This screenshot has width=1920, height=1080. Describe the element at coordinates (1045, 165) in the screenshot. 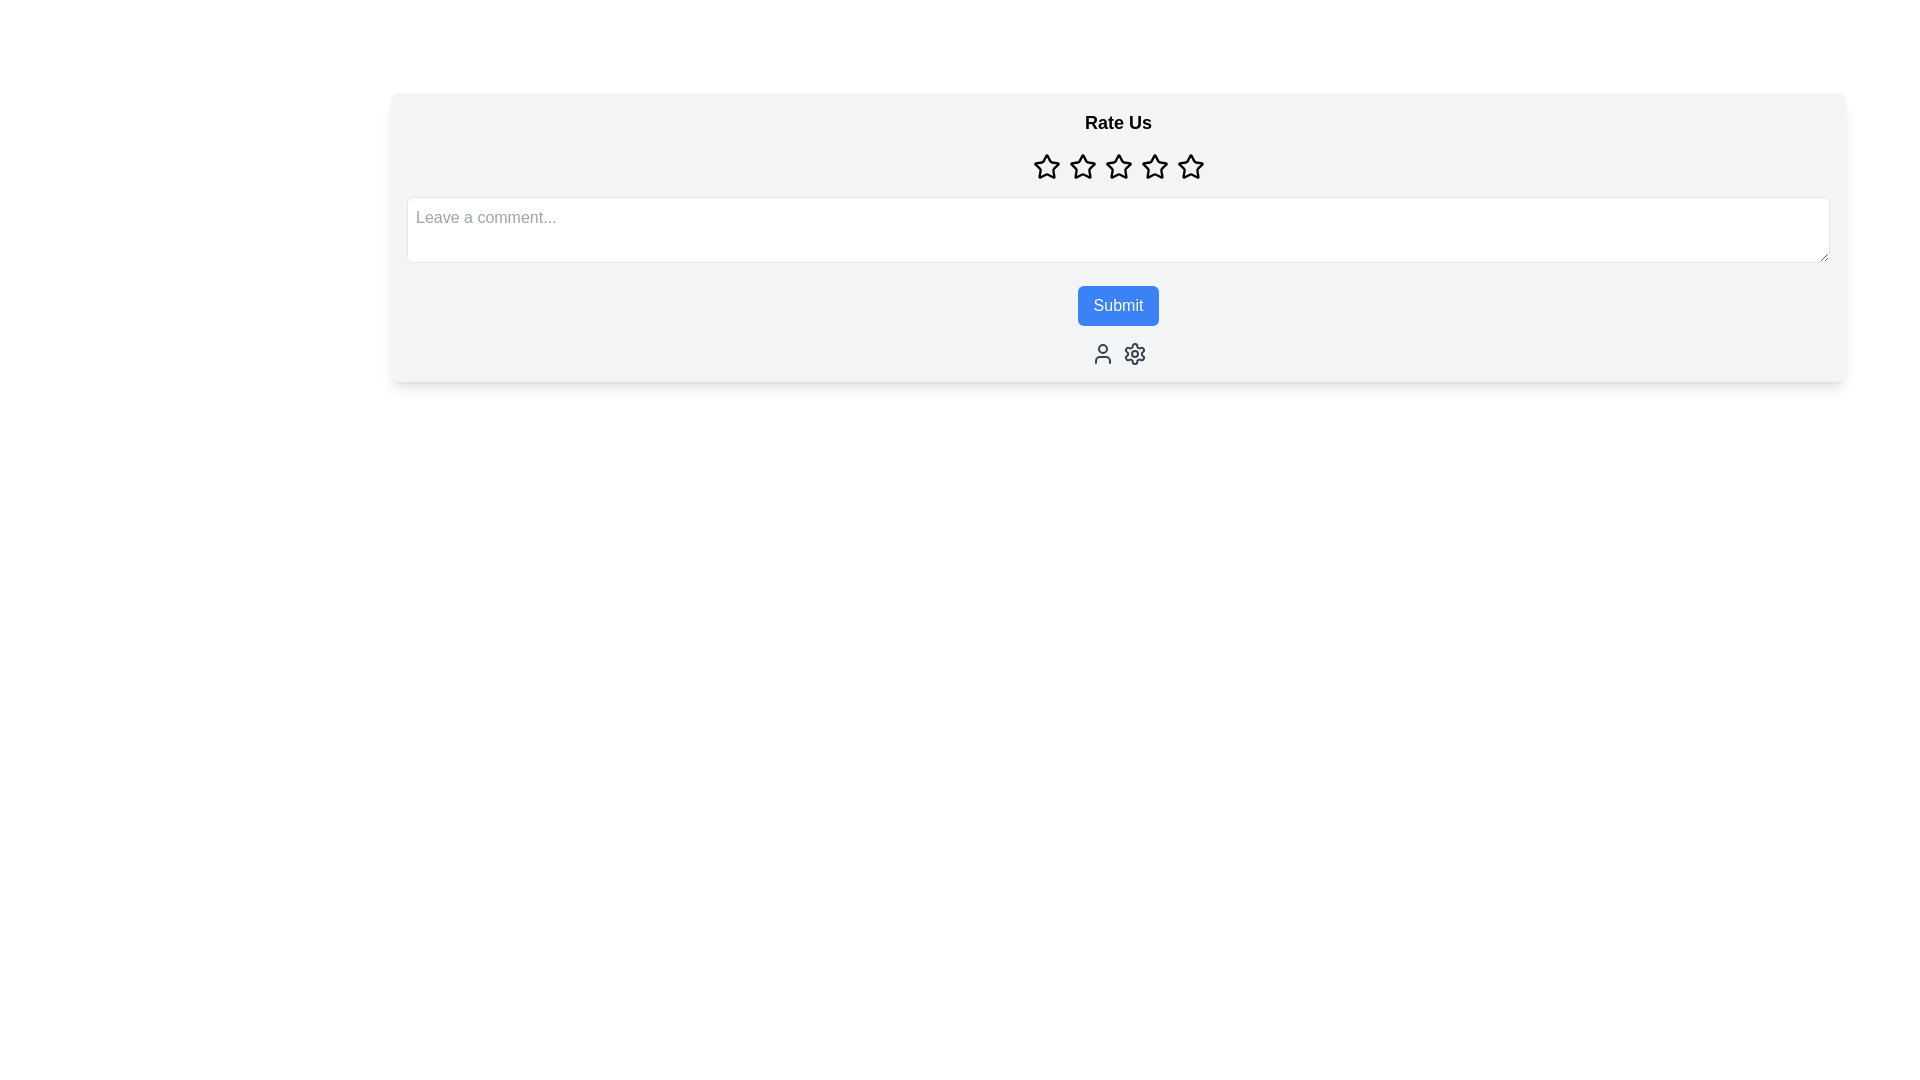

I see `the first star icon in the rating system for accessibility navigation, located below the 'Rate Us' text` at that location.